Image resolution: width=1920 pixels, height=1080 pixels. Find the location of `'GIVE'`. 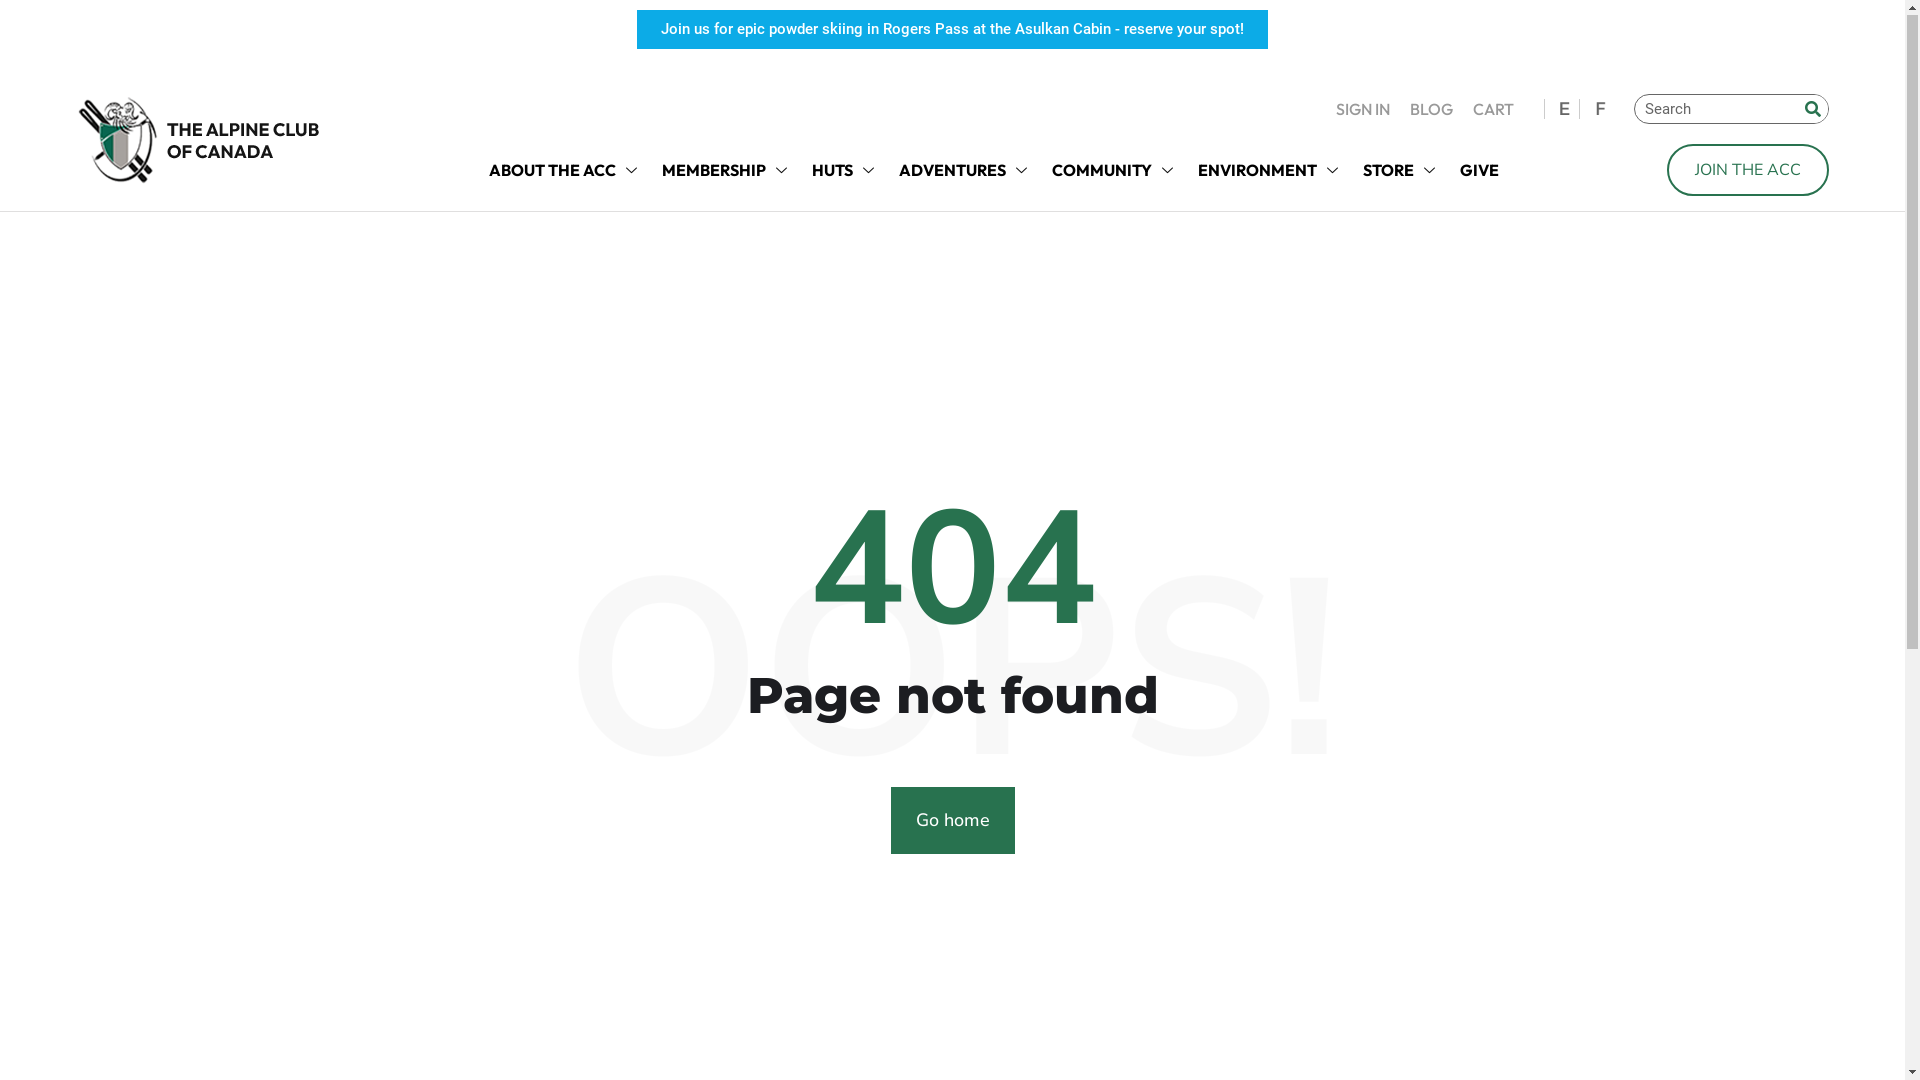

'GIVE' is located at coordinates (1479, 170).